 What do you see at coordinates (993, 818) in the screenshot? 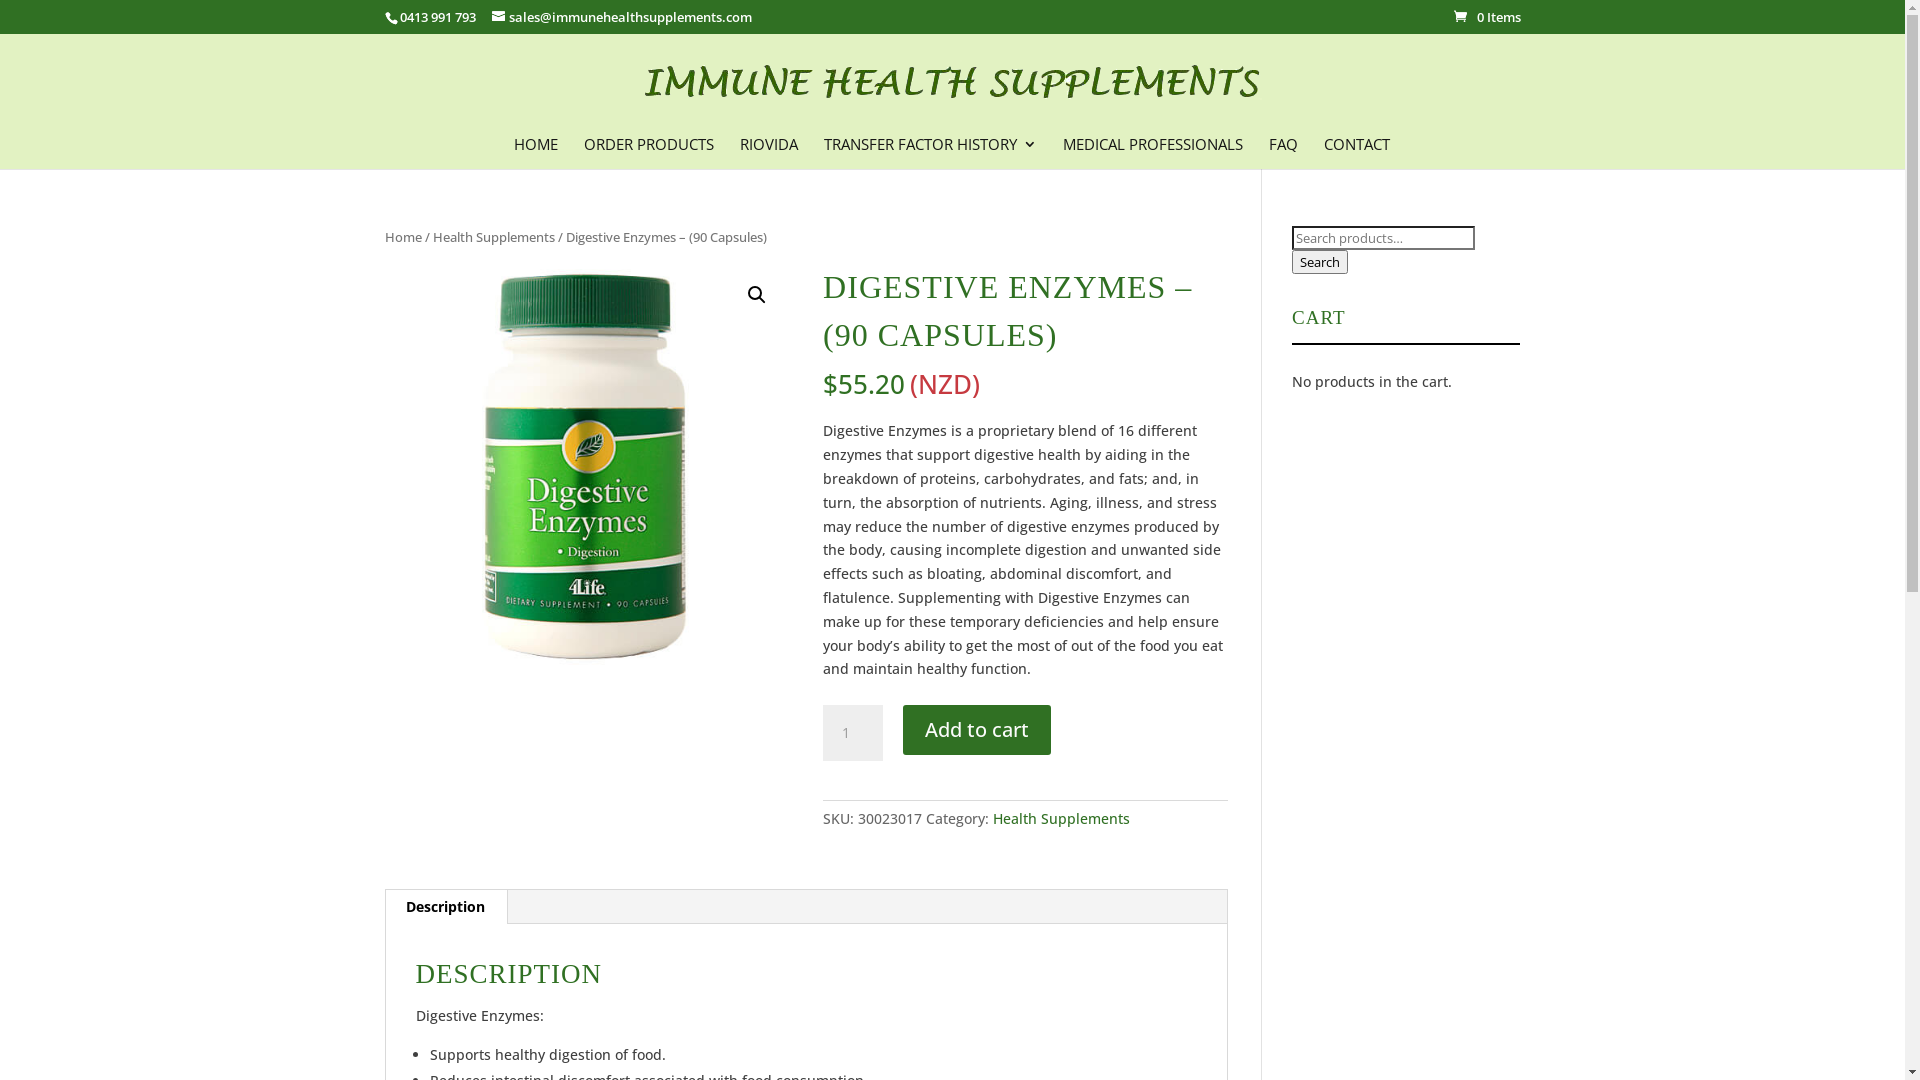
I see `'Health Supplements'` at bounding box center [993, 818].